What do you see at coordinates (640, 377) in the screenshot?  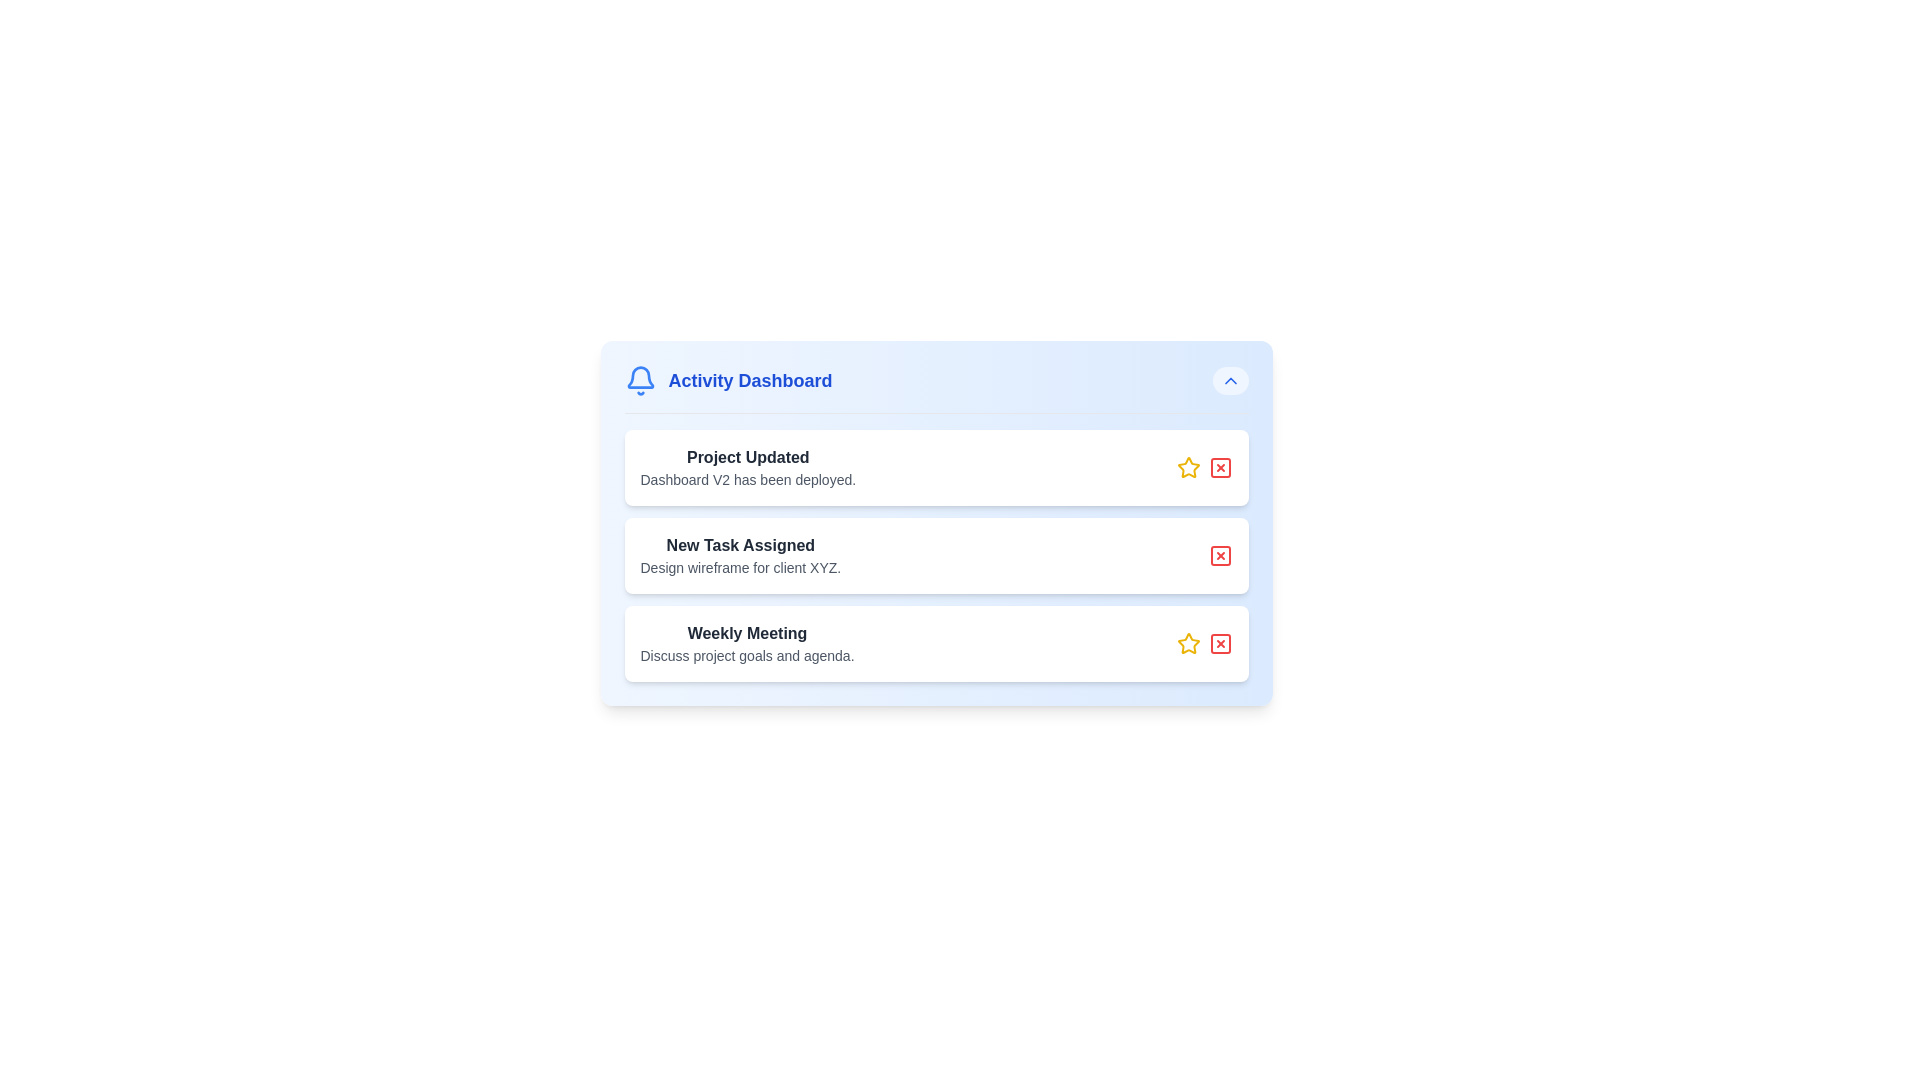 I see `the notification icon, which is an outline of a bell shape with a blue border, located in the top-left corner of the 'Activity Dashboard' card` at bounding box center [640, 377].